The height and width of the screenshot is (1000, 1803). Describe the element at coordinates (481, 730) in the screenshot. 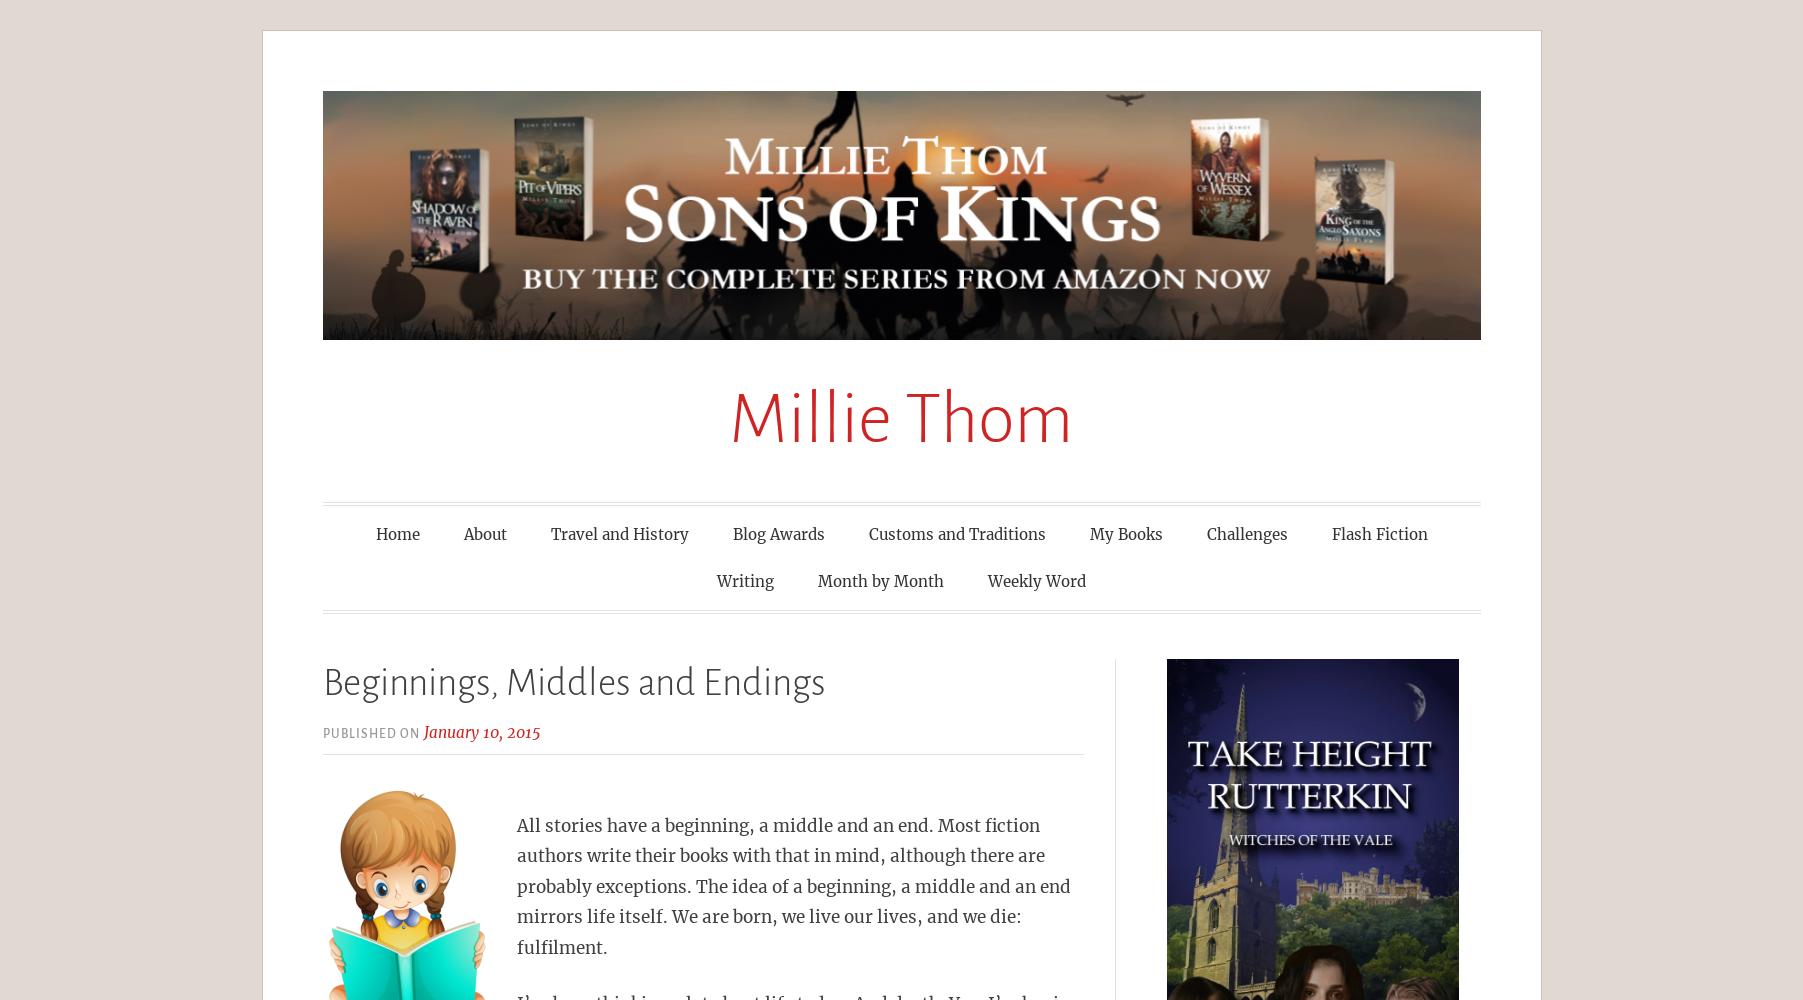

I see `'January 10, 2015'` at that location.